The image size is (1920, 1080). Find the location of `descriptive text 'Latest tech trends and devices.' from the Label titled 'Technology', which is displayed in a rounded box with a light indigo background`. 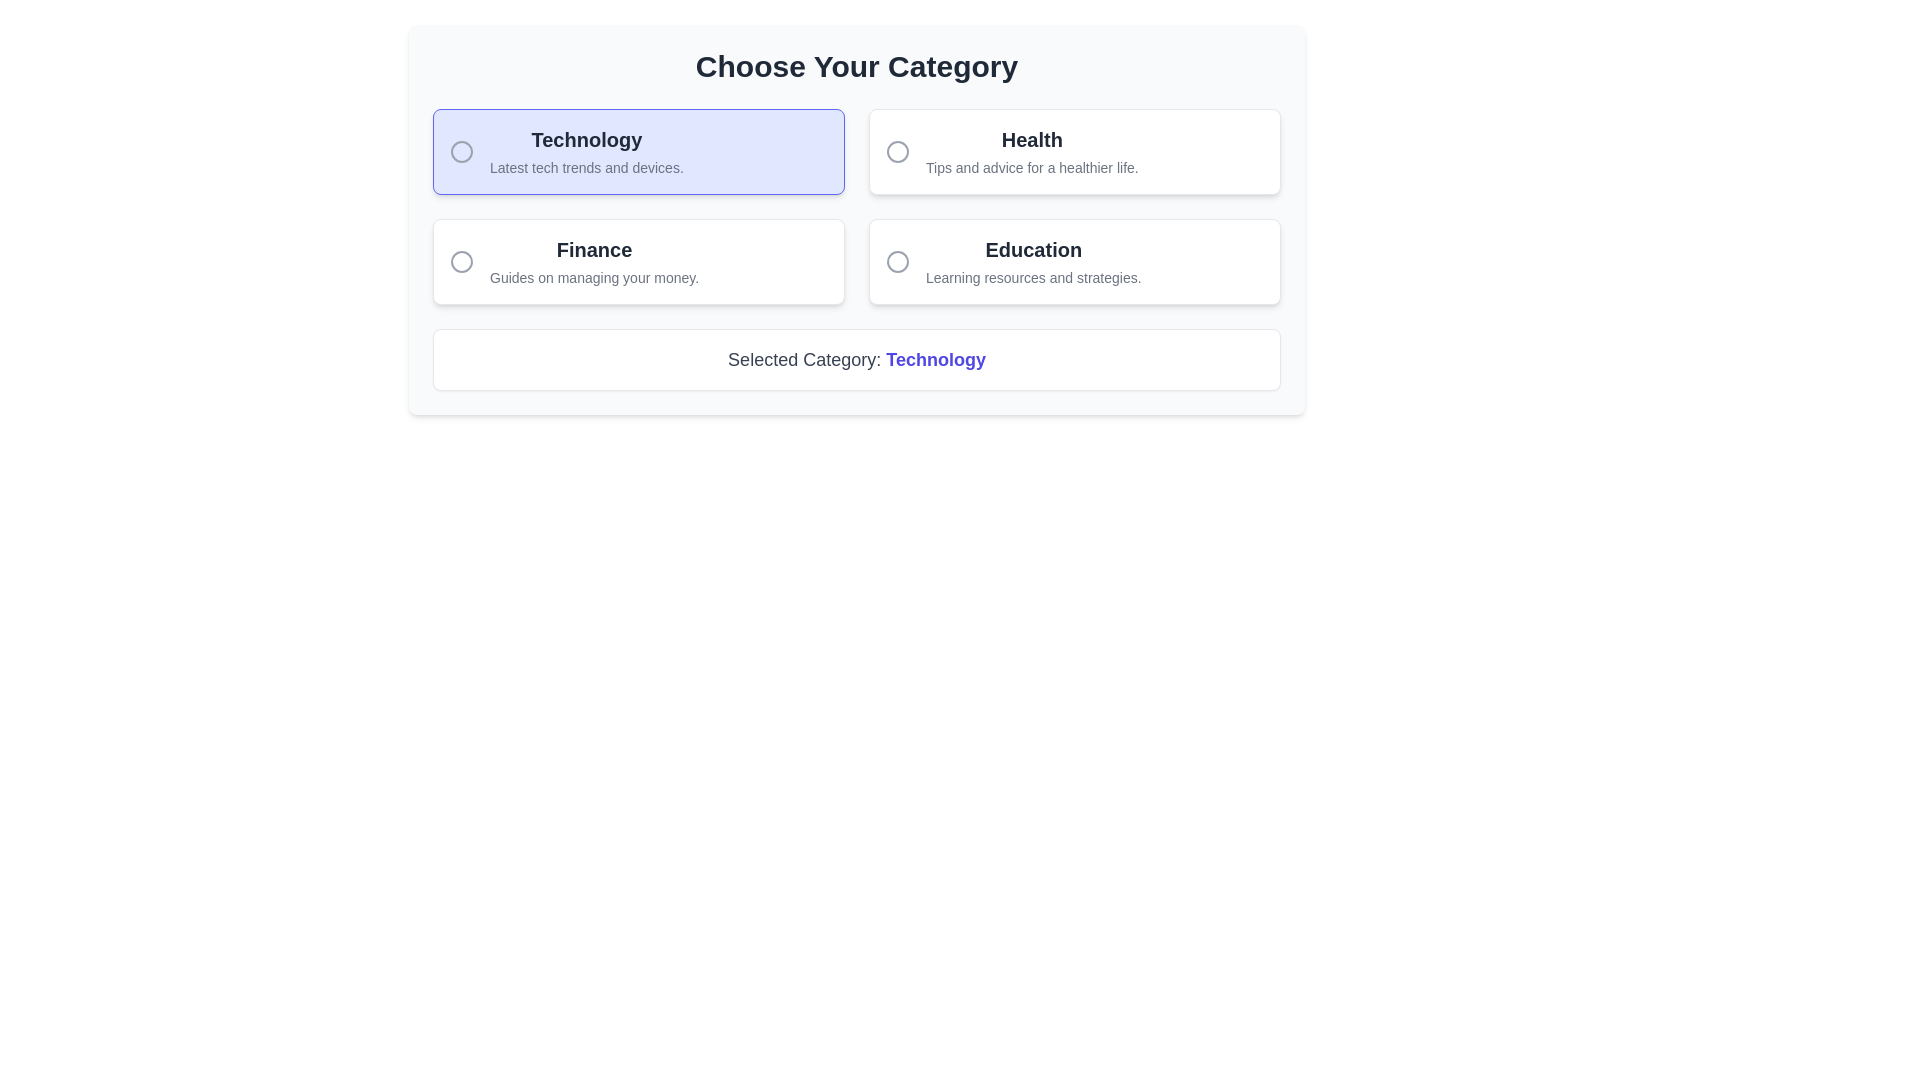

descriptive text 'Latest tech trends and devices.' from the Label titled 'Technology', which is displayed in a rounded box with a light indigo background is located at coordinates (585, 150).